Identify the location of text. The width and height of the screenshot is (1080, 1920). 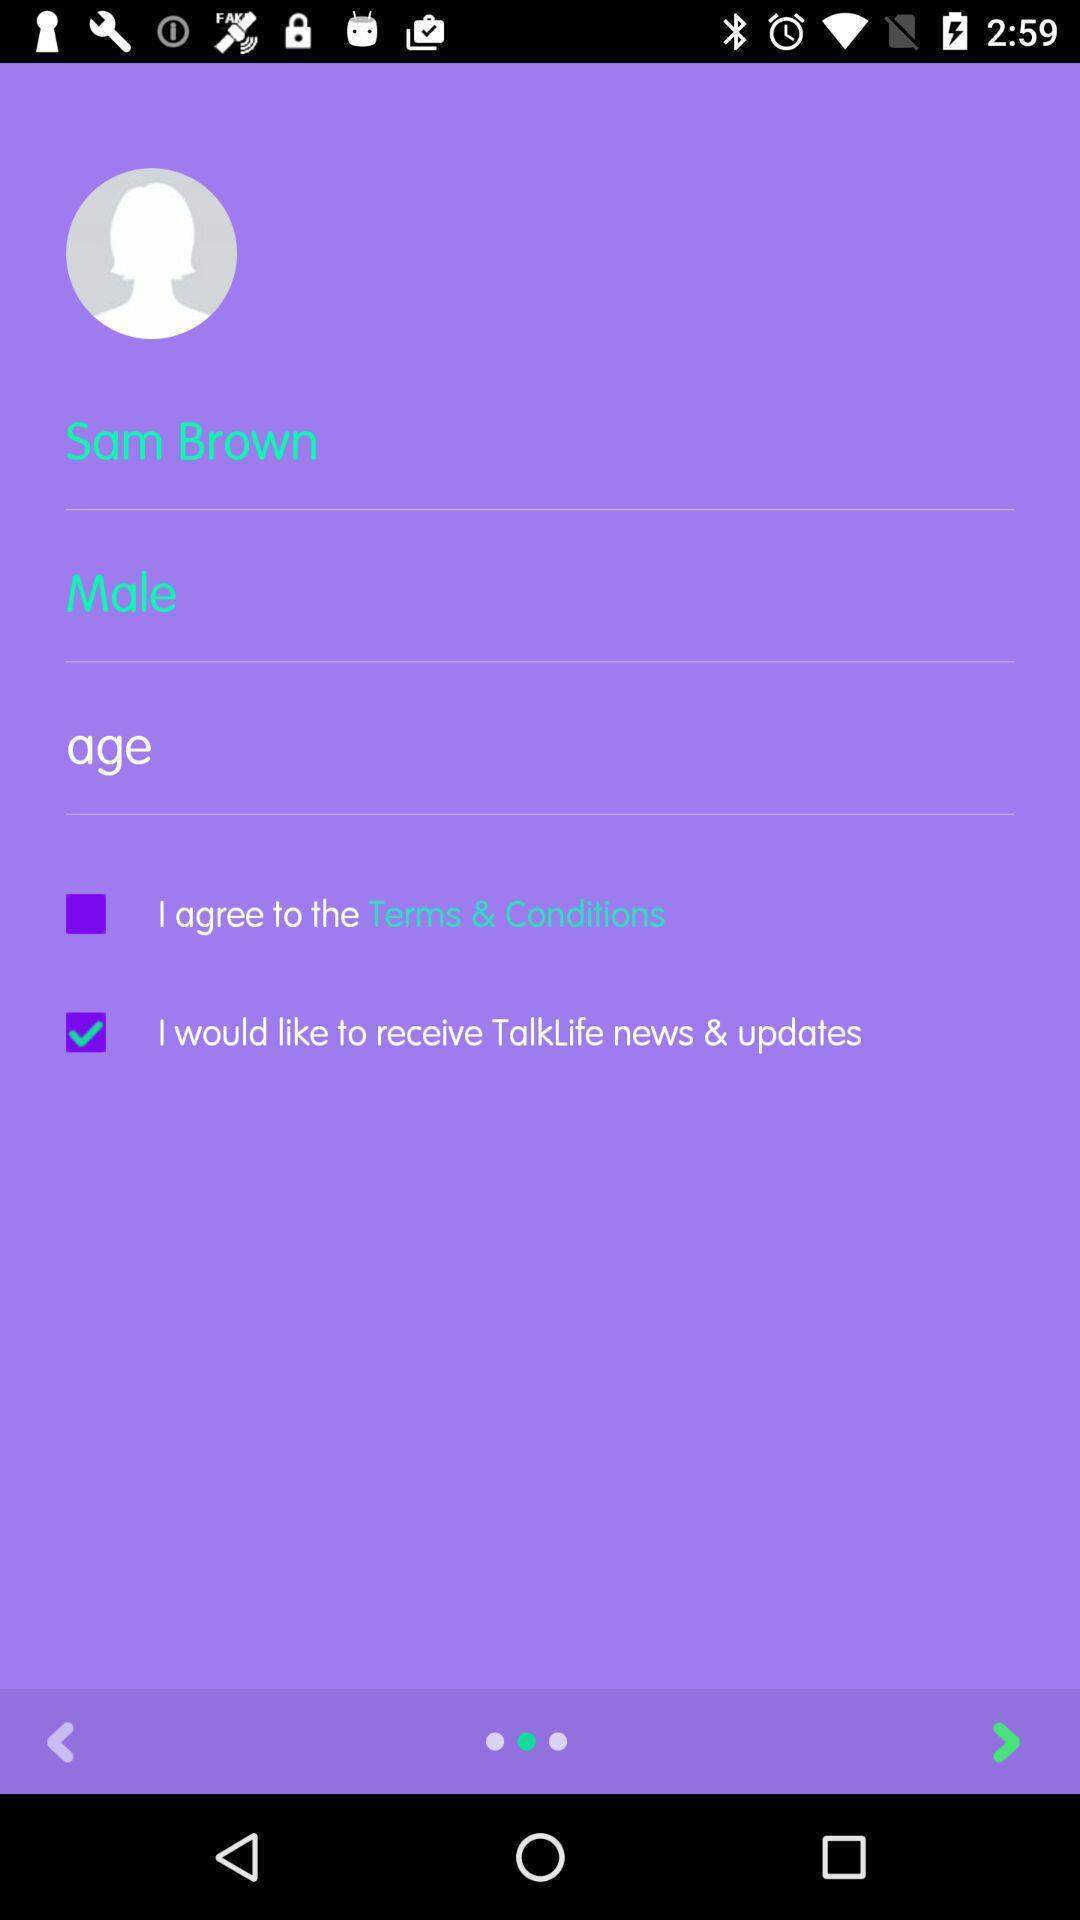
(540, 761).